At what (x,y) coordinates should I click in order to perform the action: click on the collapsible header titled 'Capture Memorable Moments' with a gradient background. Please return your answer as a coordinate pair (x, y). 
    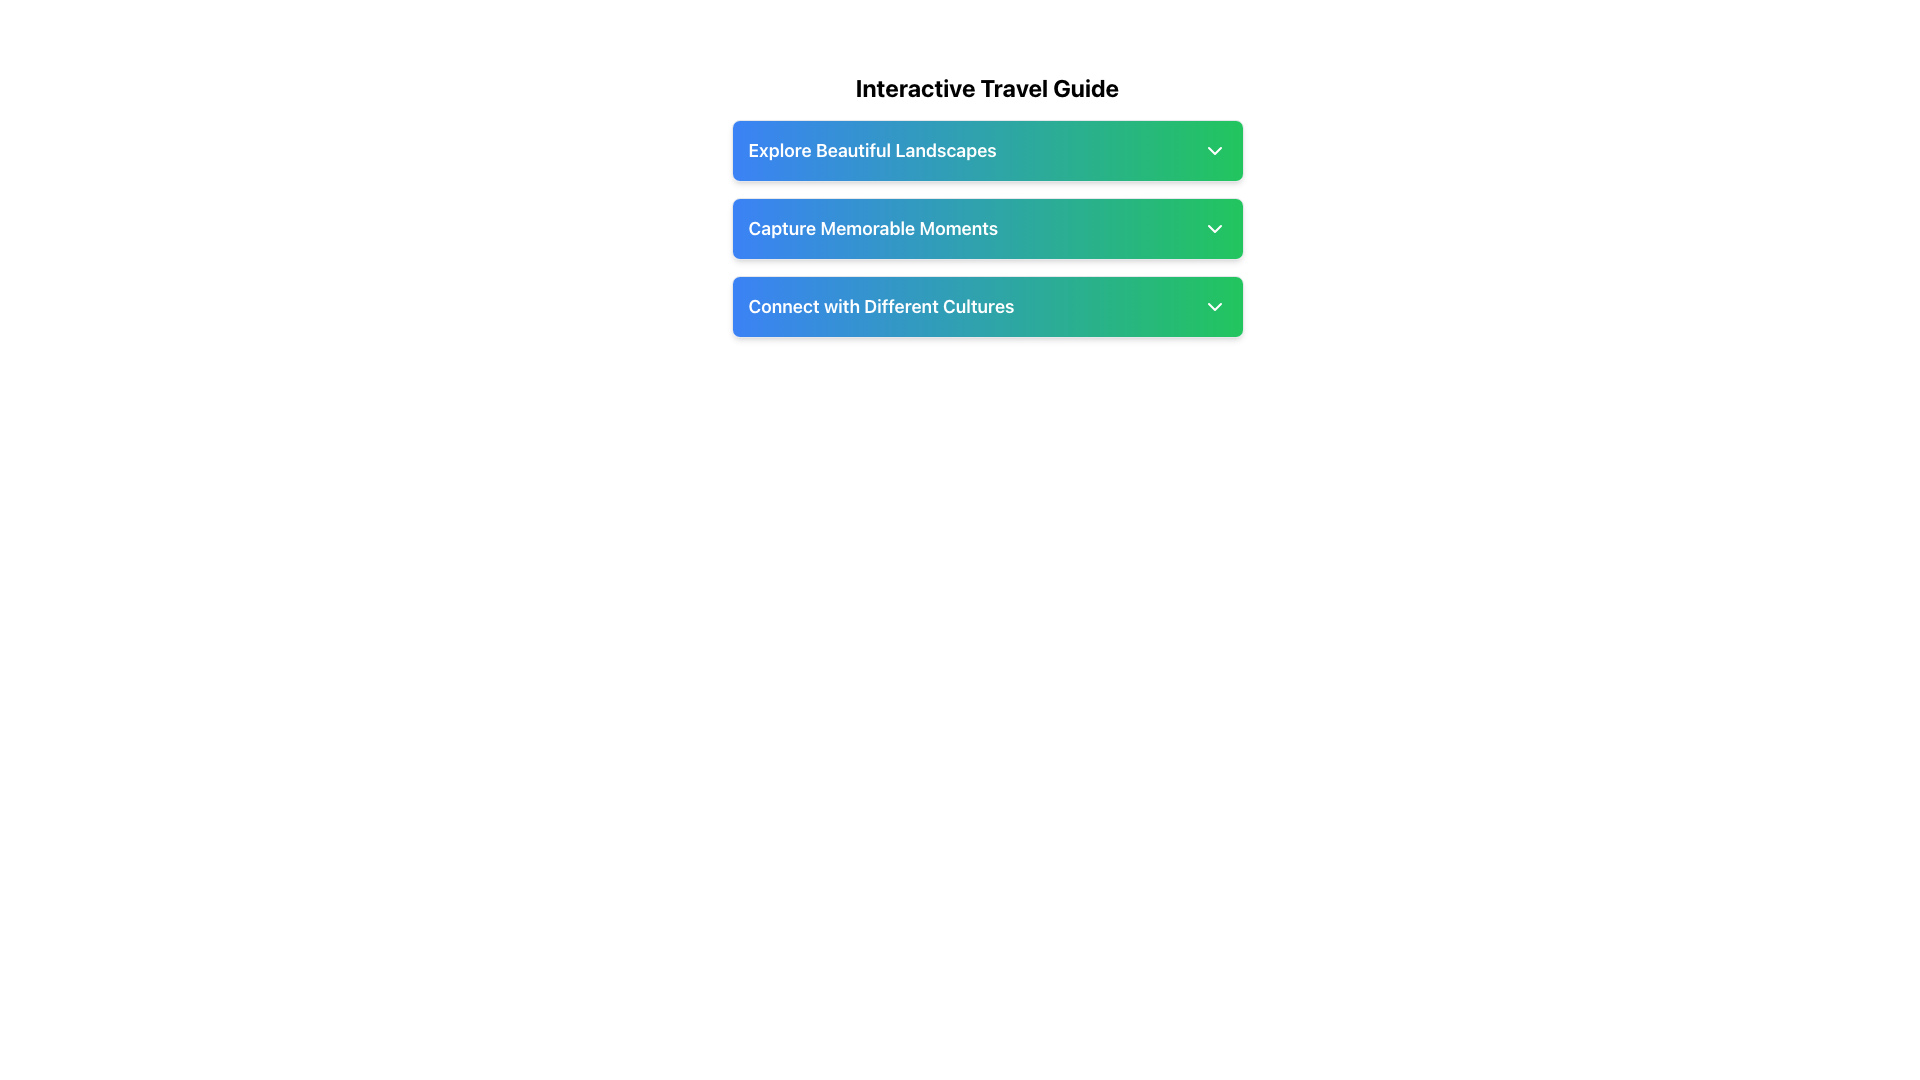
    Looking at the image, I should click on (987, 204).